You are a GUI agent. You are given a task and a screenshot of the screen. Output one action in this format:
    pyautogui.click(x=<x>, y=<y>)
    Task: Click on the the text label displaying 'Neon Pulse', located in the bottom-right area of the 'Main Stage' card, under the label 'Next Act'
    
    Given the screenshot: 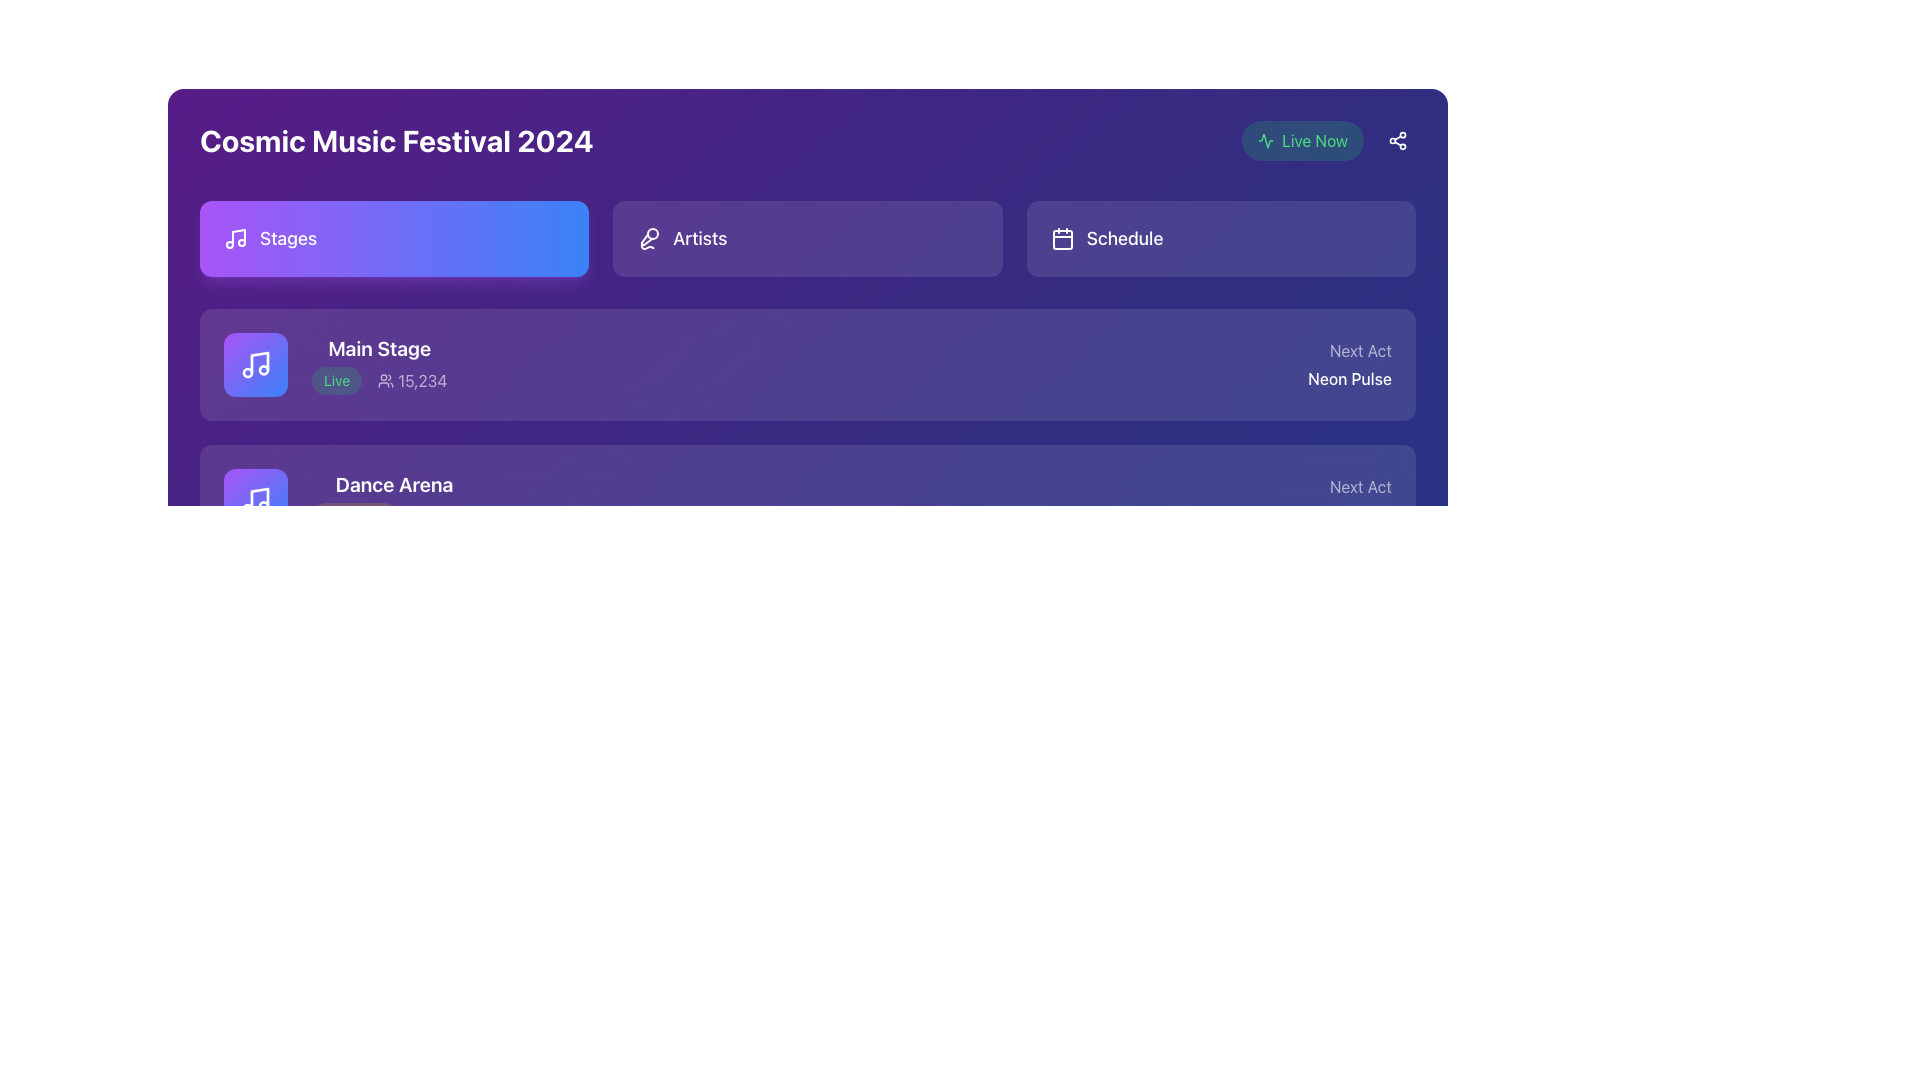 What is the action you would take?
    pyautogui.click(x=1350, y=378)
    